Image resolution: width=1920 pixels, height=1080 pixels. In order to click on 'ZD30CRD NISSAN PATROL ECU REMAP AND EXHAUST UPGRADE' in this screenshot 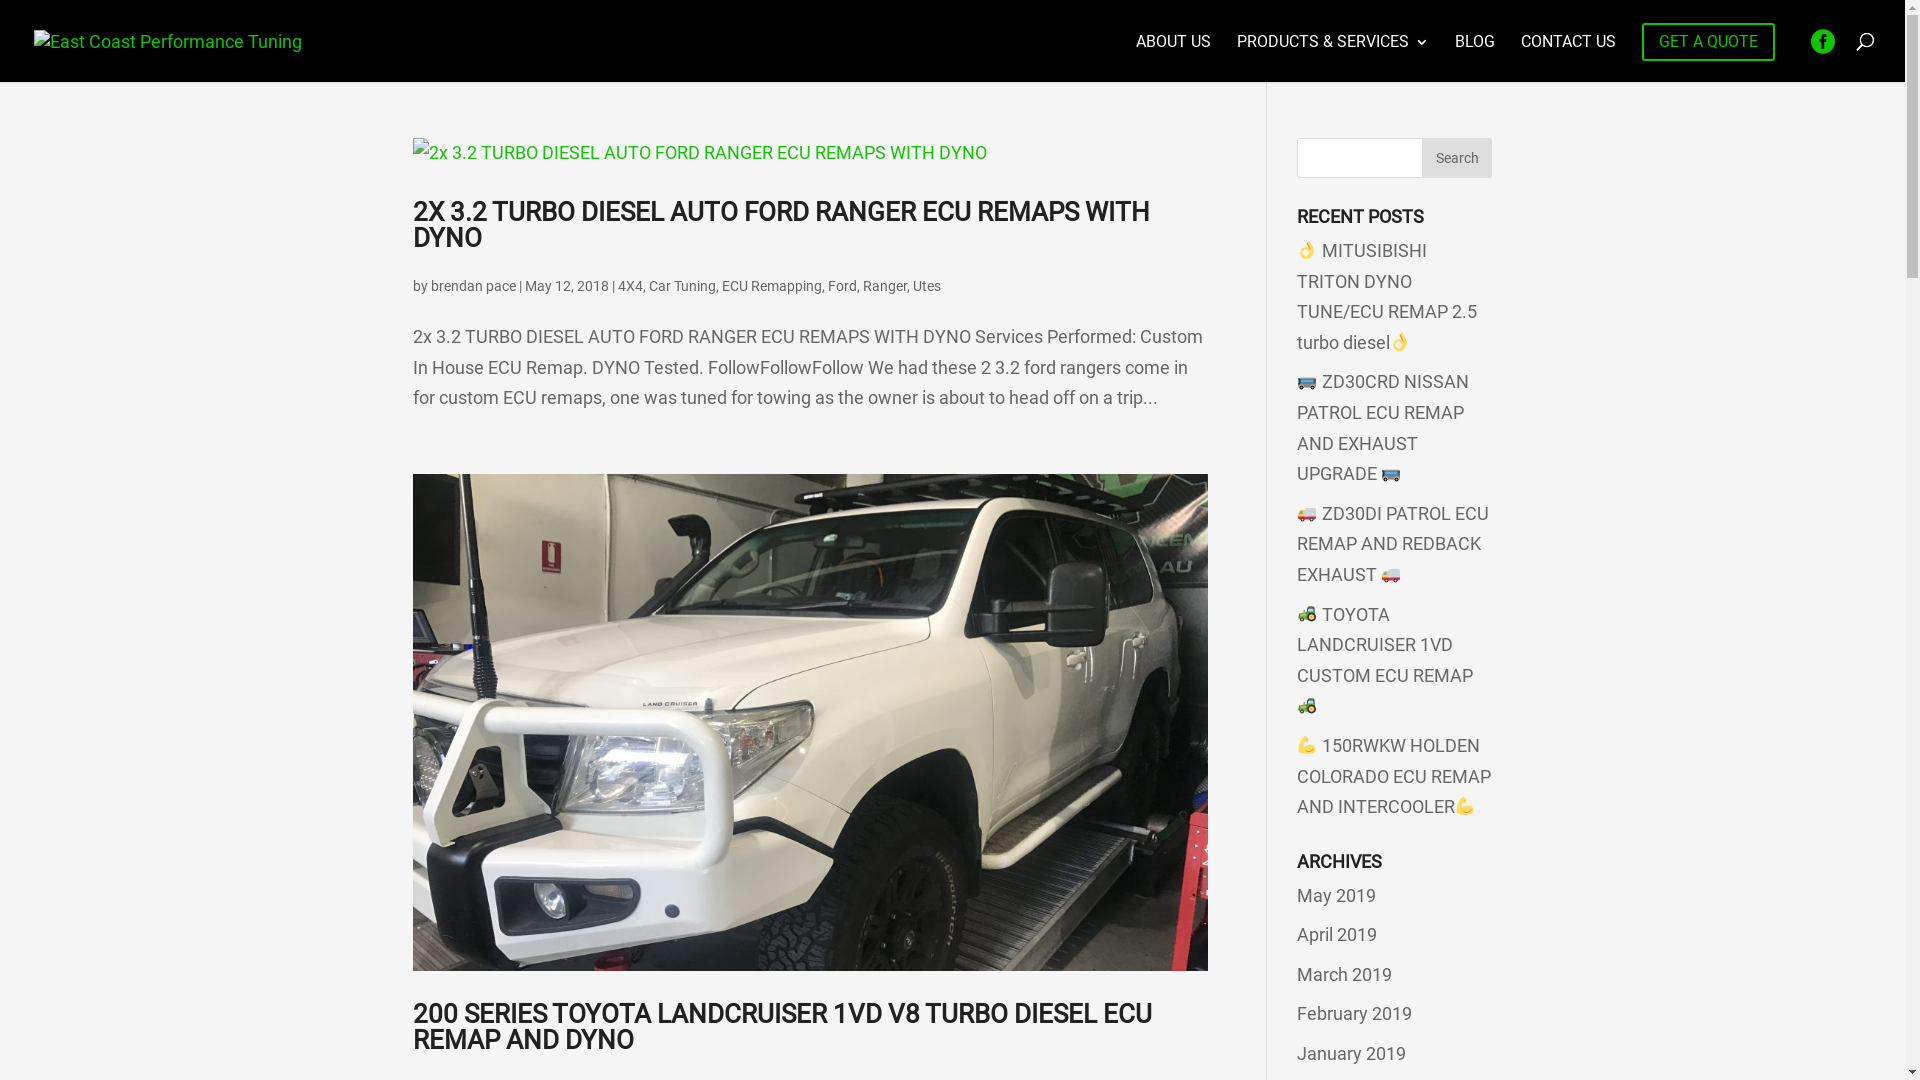, I will do `click(1381, 426)`.